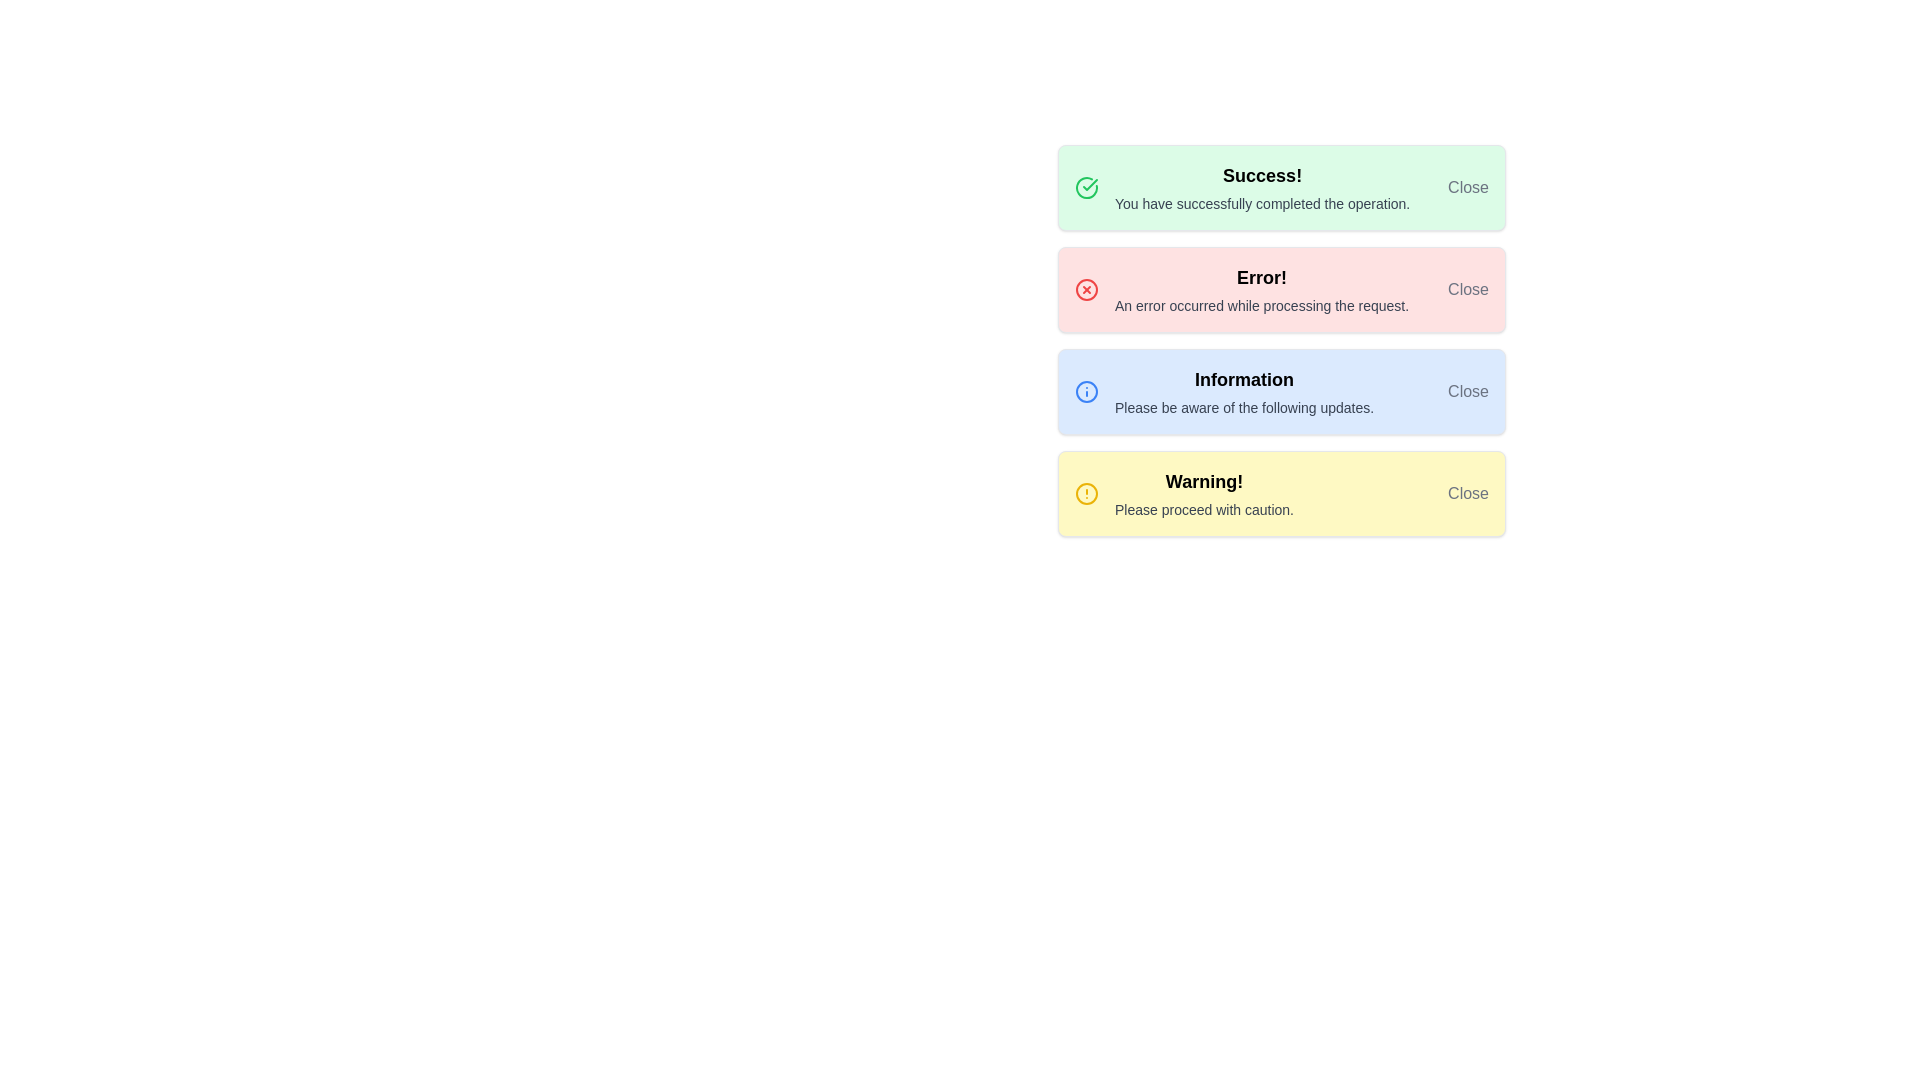 The width and height of the screenshot is (1920, 1080). I want to click on the circular outline in the SVG graphic that serves as the outermost part of the warning icon, positioned at the left of the warning message, so click(1085, 493).